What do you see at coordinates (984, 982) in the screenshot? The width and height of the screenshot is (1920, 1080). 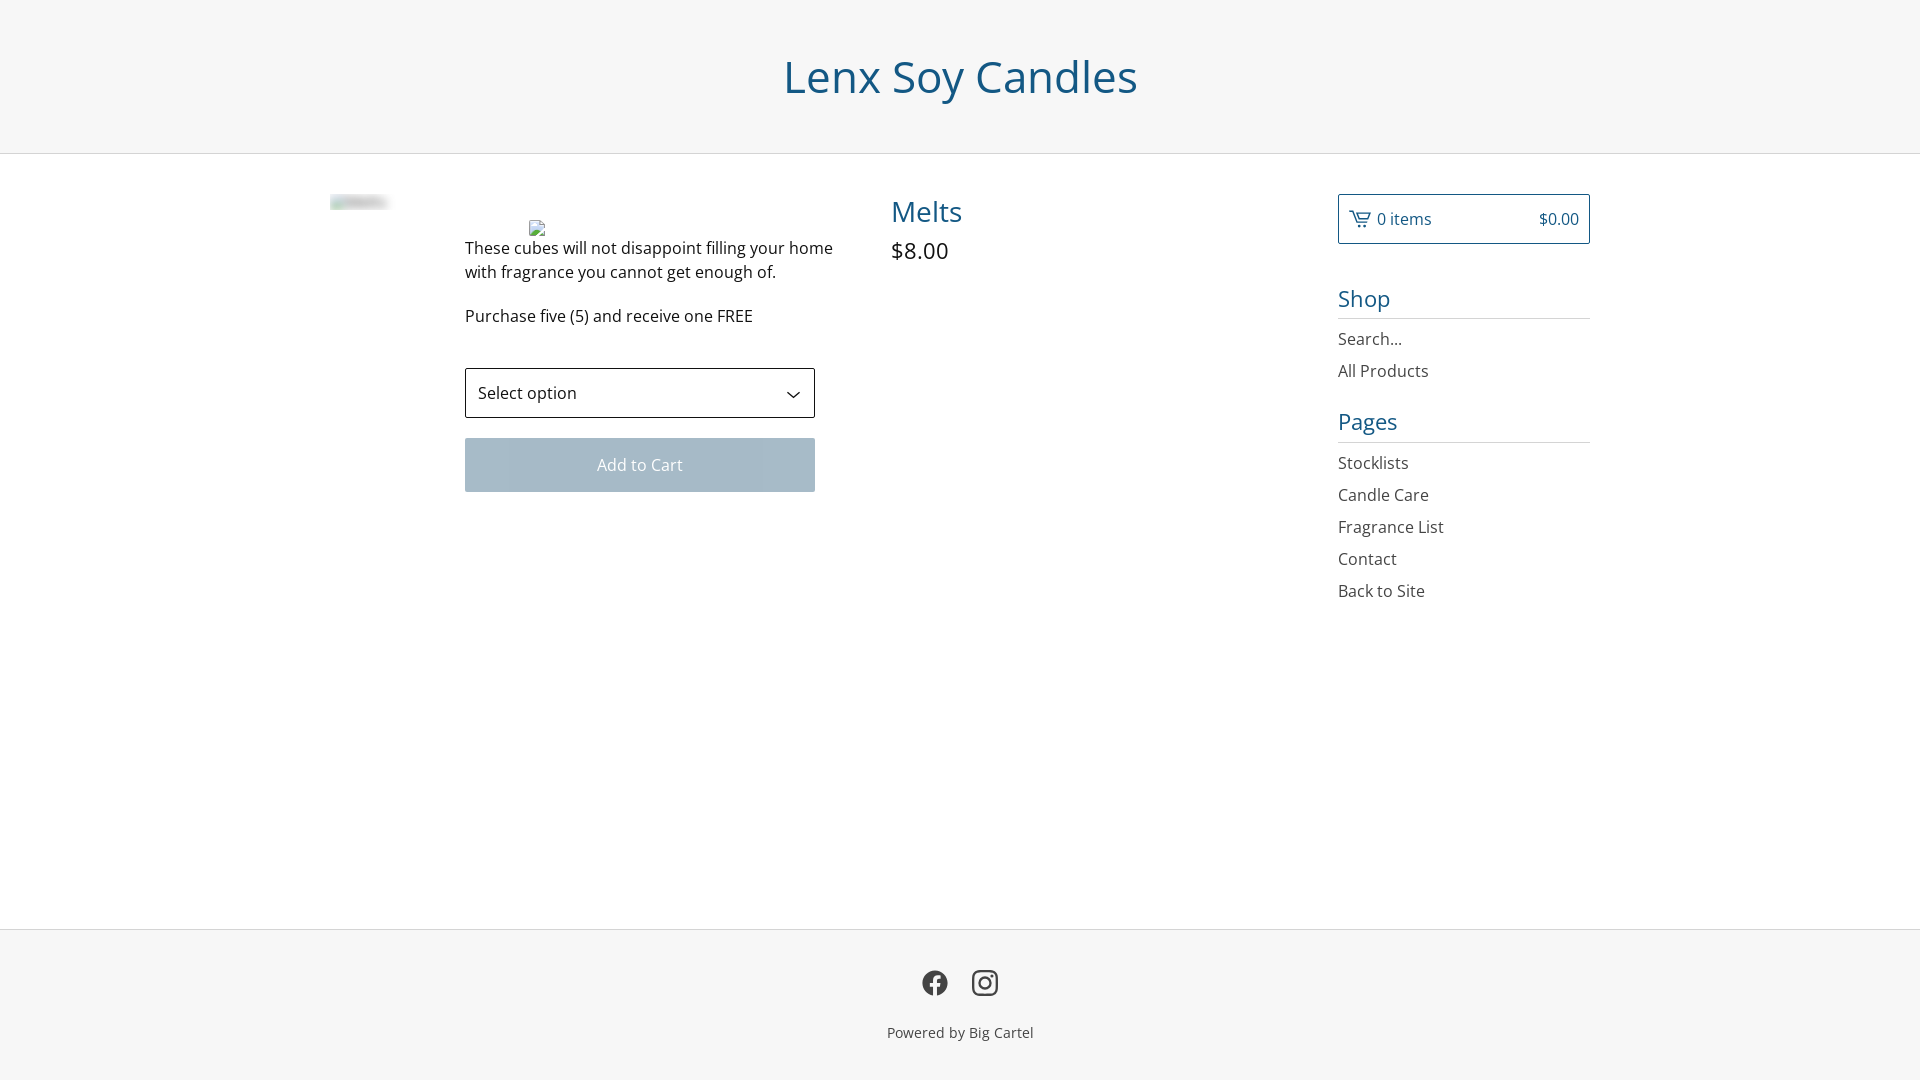 I see `'Instagram'` at bounding box center [984, 982].